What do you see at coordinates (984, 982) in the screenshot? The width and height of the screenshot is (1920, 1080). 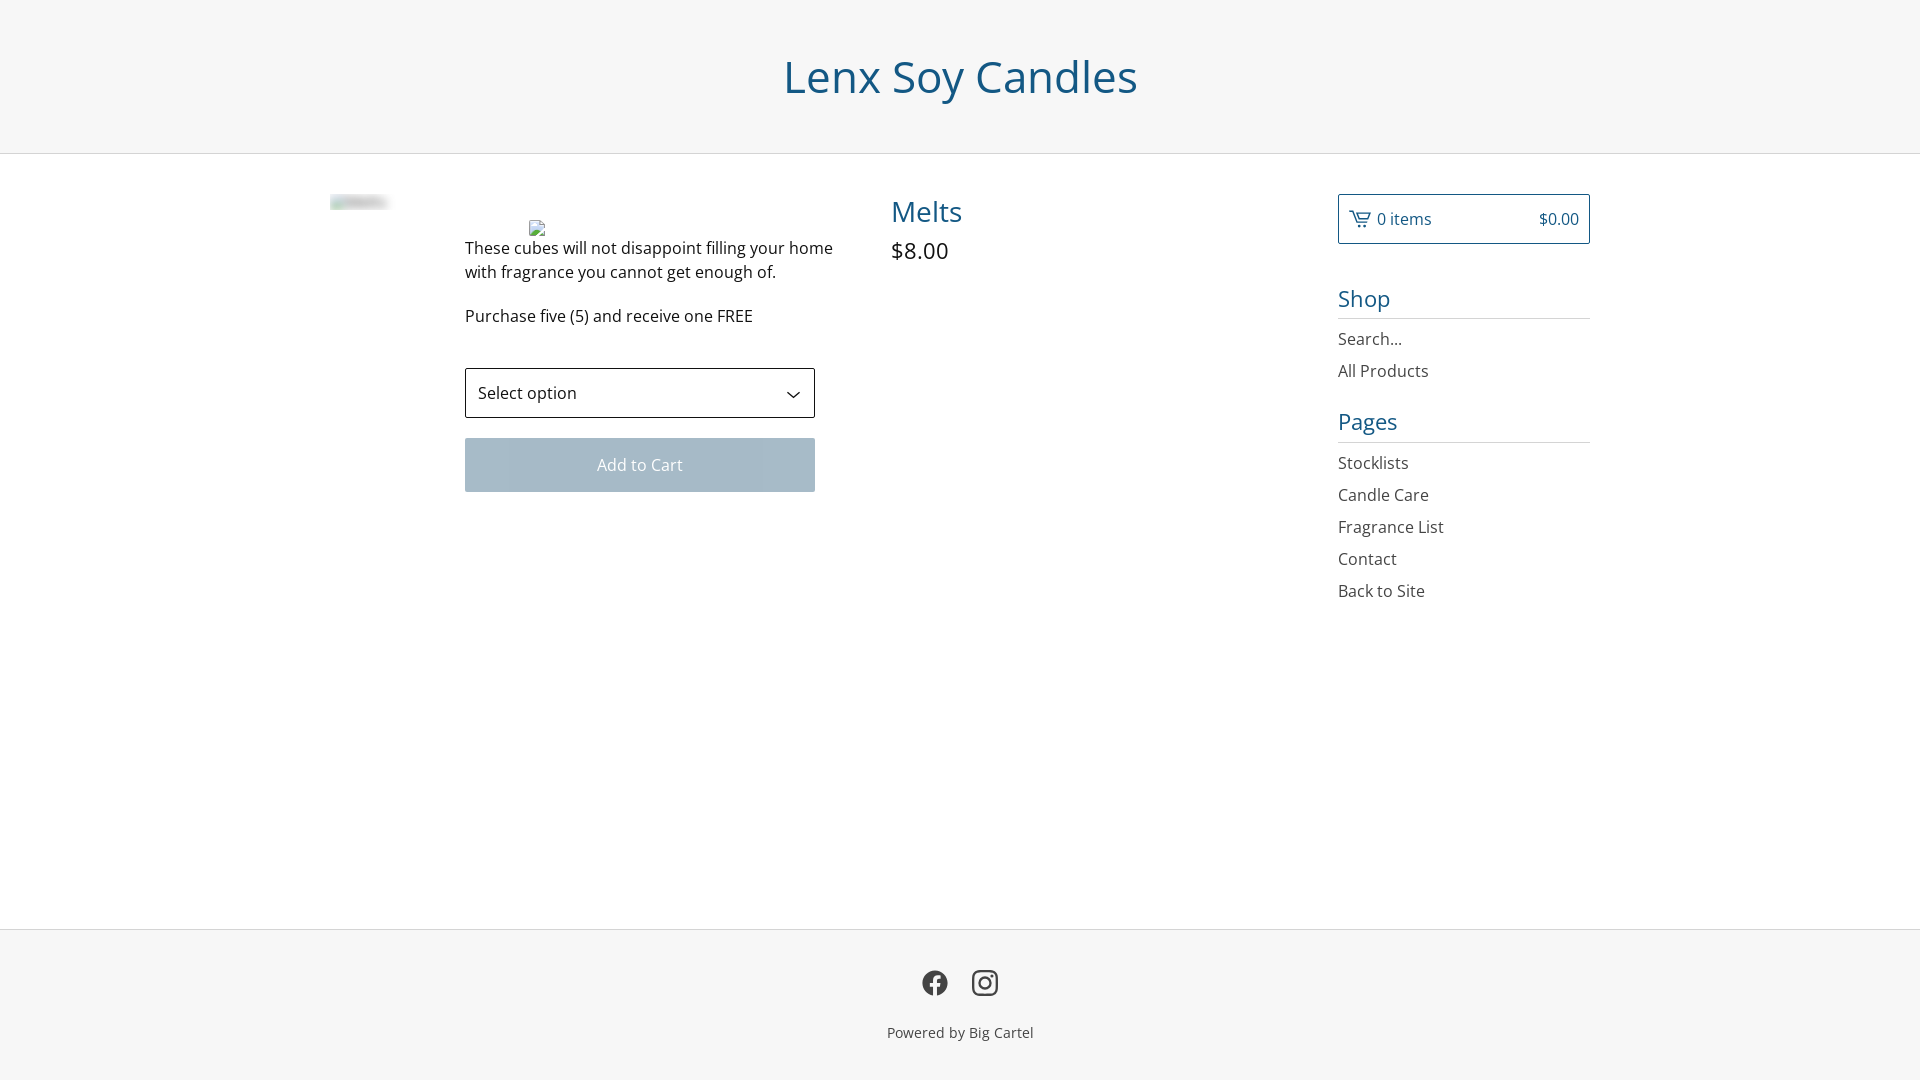 I see `'Instagram'` at bounding box center [984, 982].